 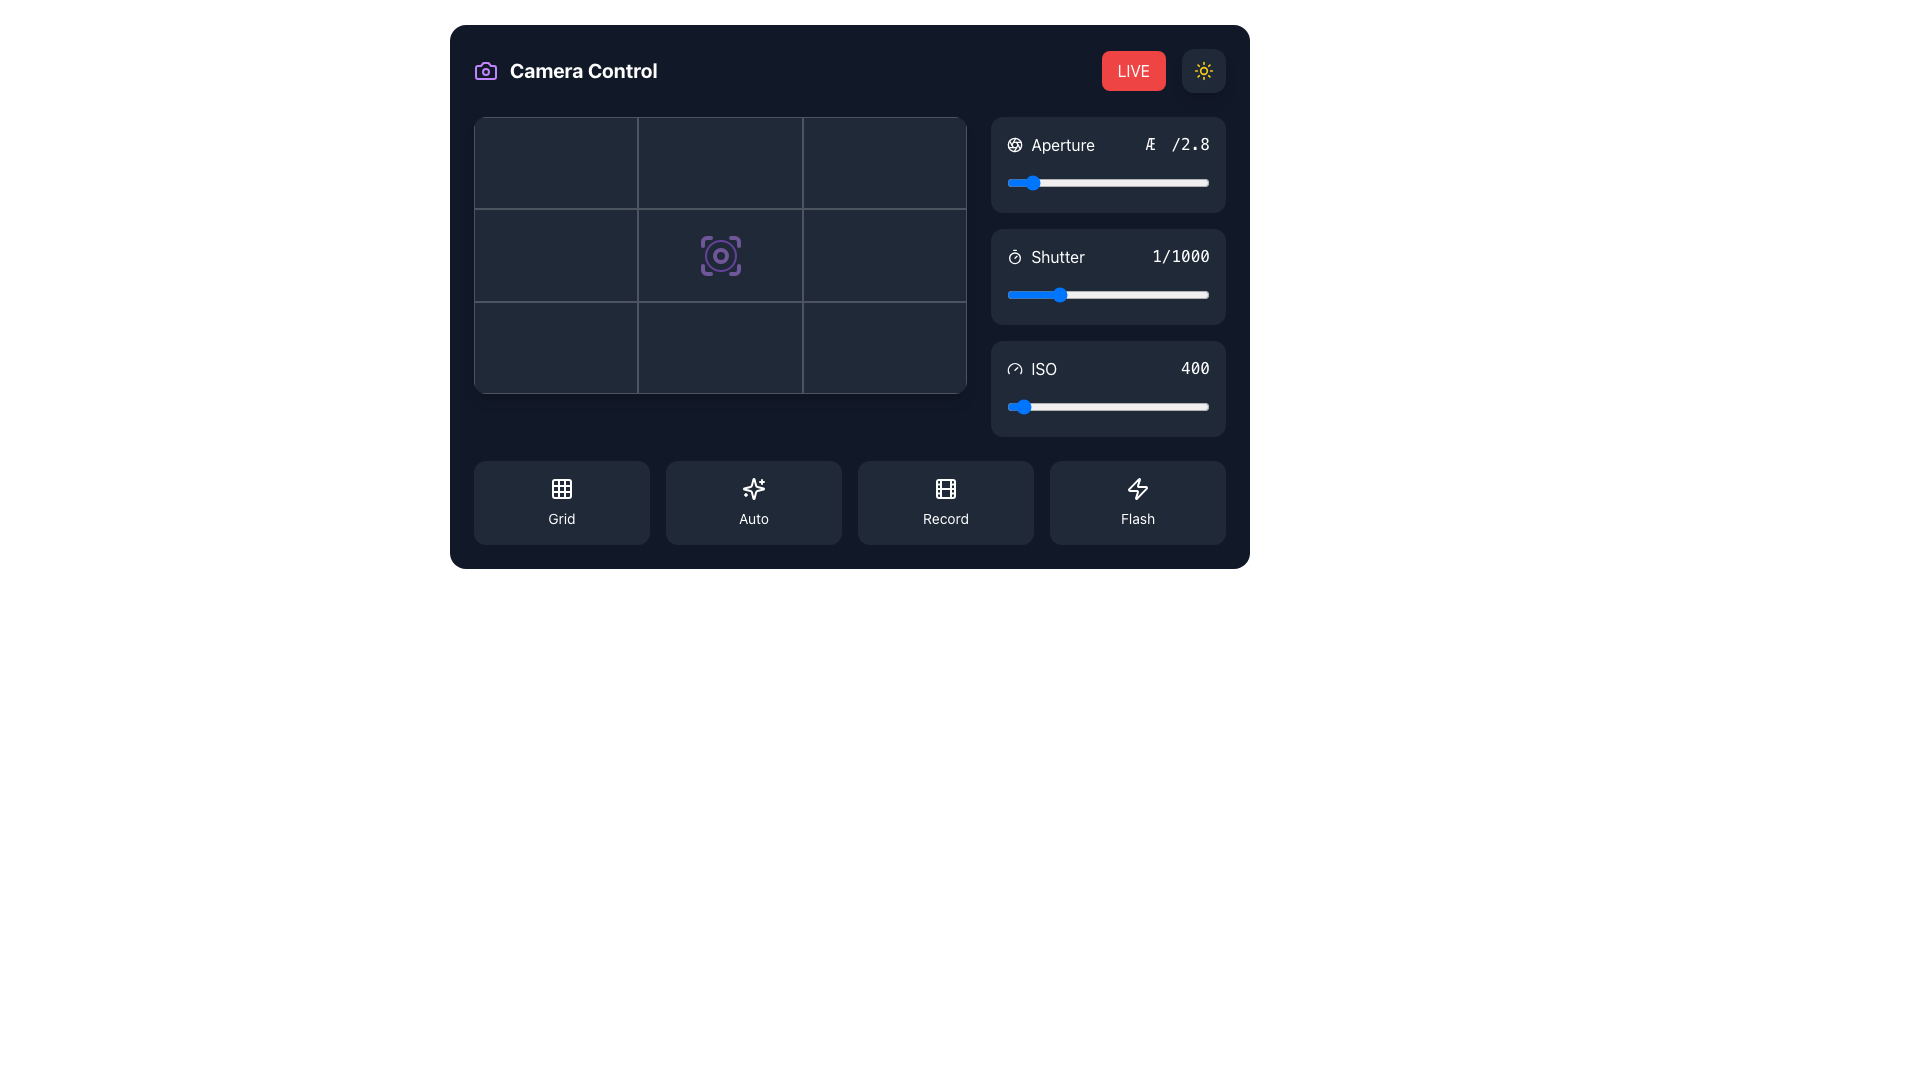 I want to click on ISO value, so click(x=1029, y=406).